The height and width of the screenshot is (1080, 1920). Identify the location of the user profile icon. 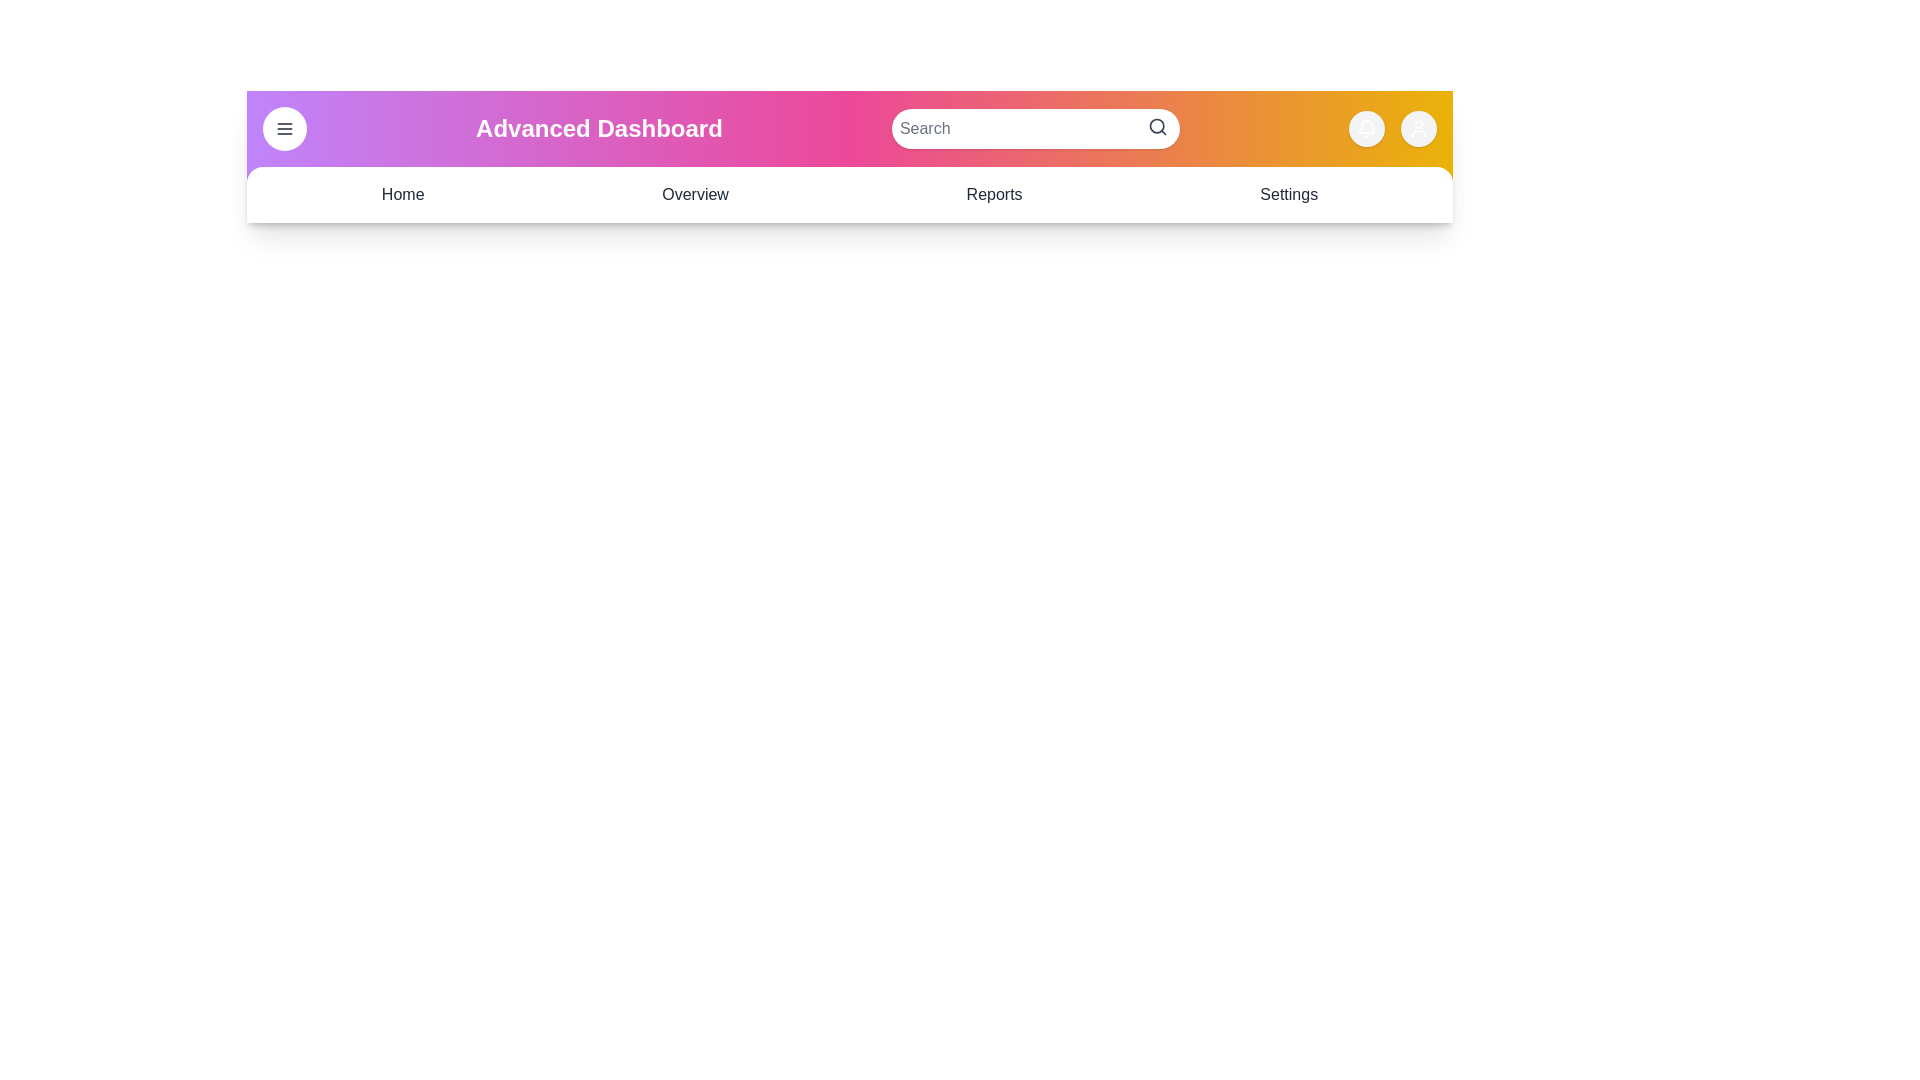
(1417, 128).